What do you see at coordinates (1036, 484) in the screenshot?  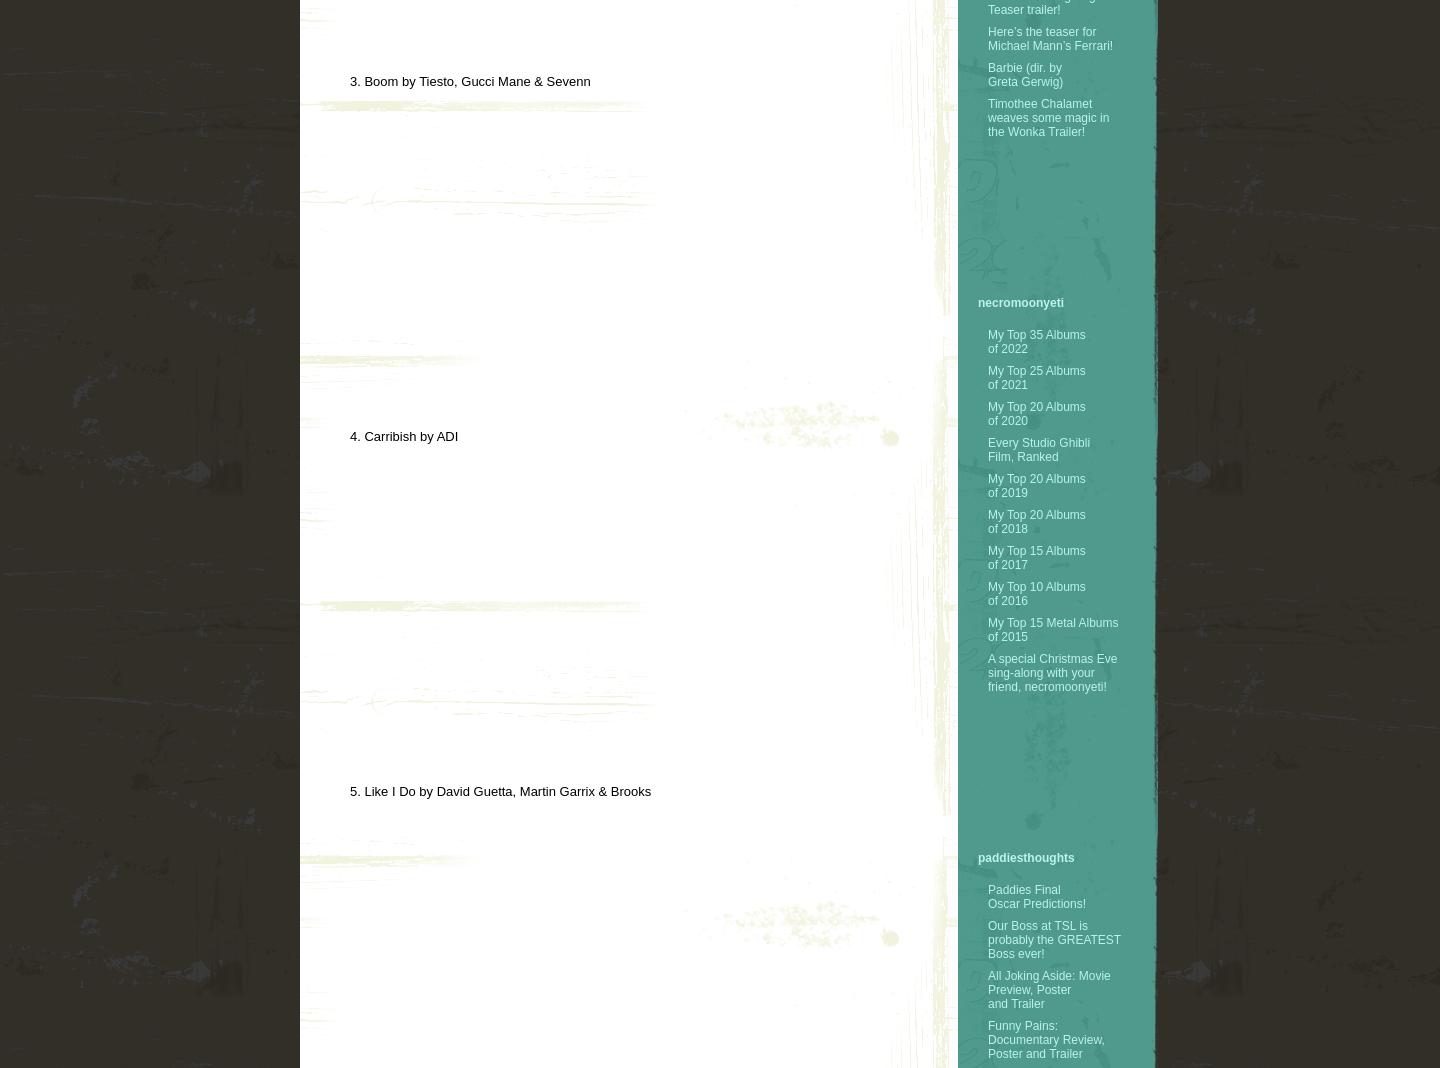 I see `'My Top 20 Albums of 2019'` at bounding box center [1036, 484].